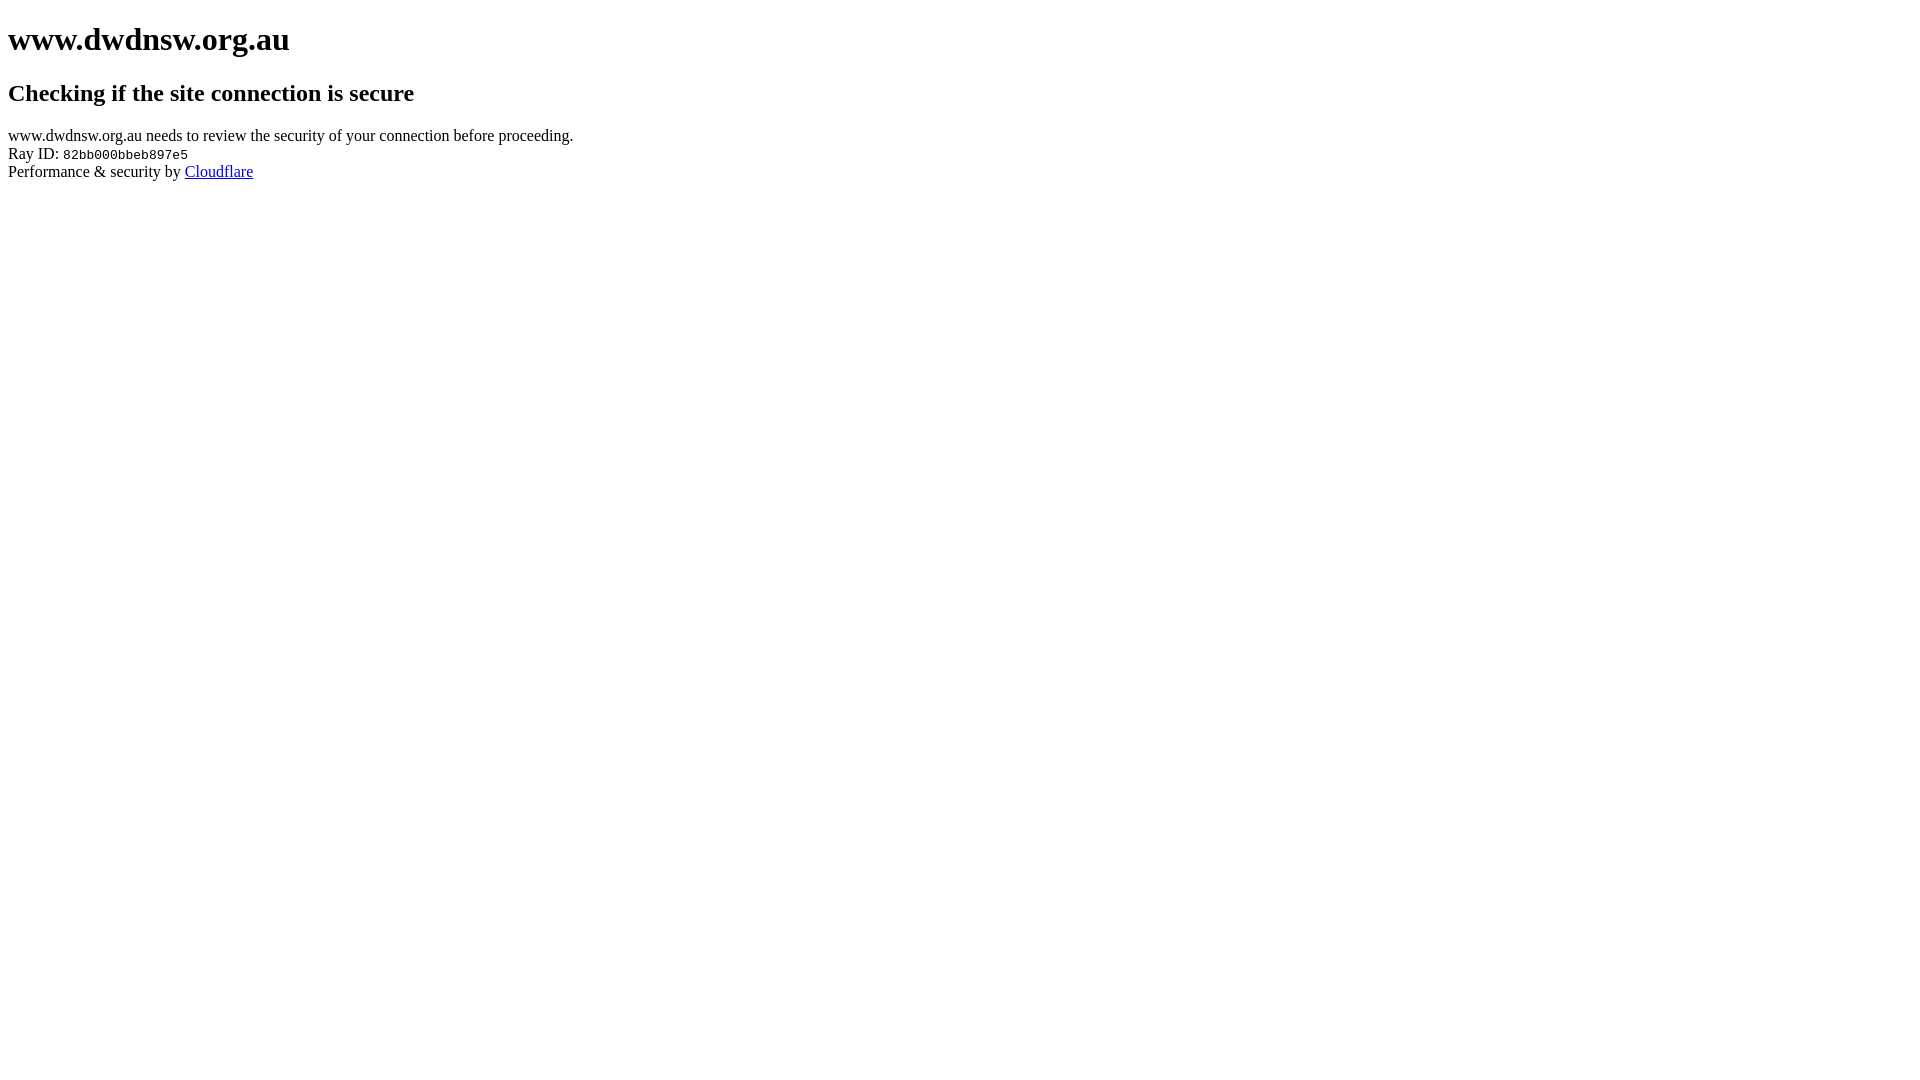 Image resolution: width=1920 pixels, height=1080 pixels. I want to click on 'Cloudflare', so click(219, 170).